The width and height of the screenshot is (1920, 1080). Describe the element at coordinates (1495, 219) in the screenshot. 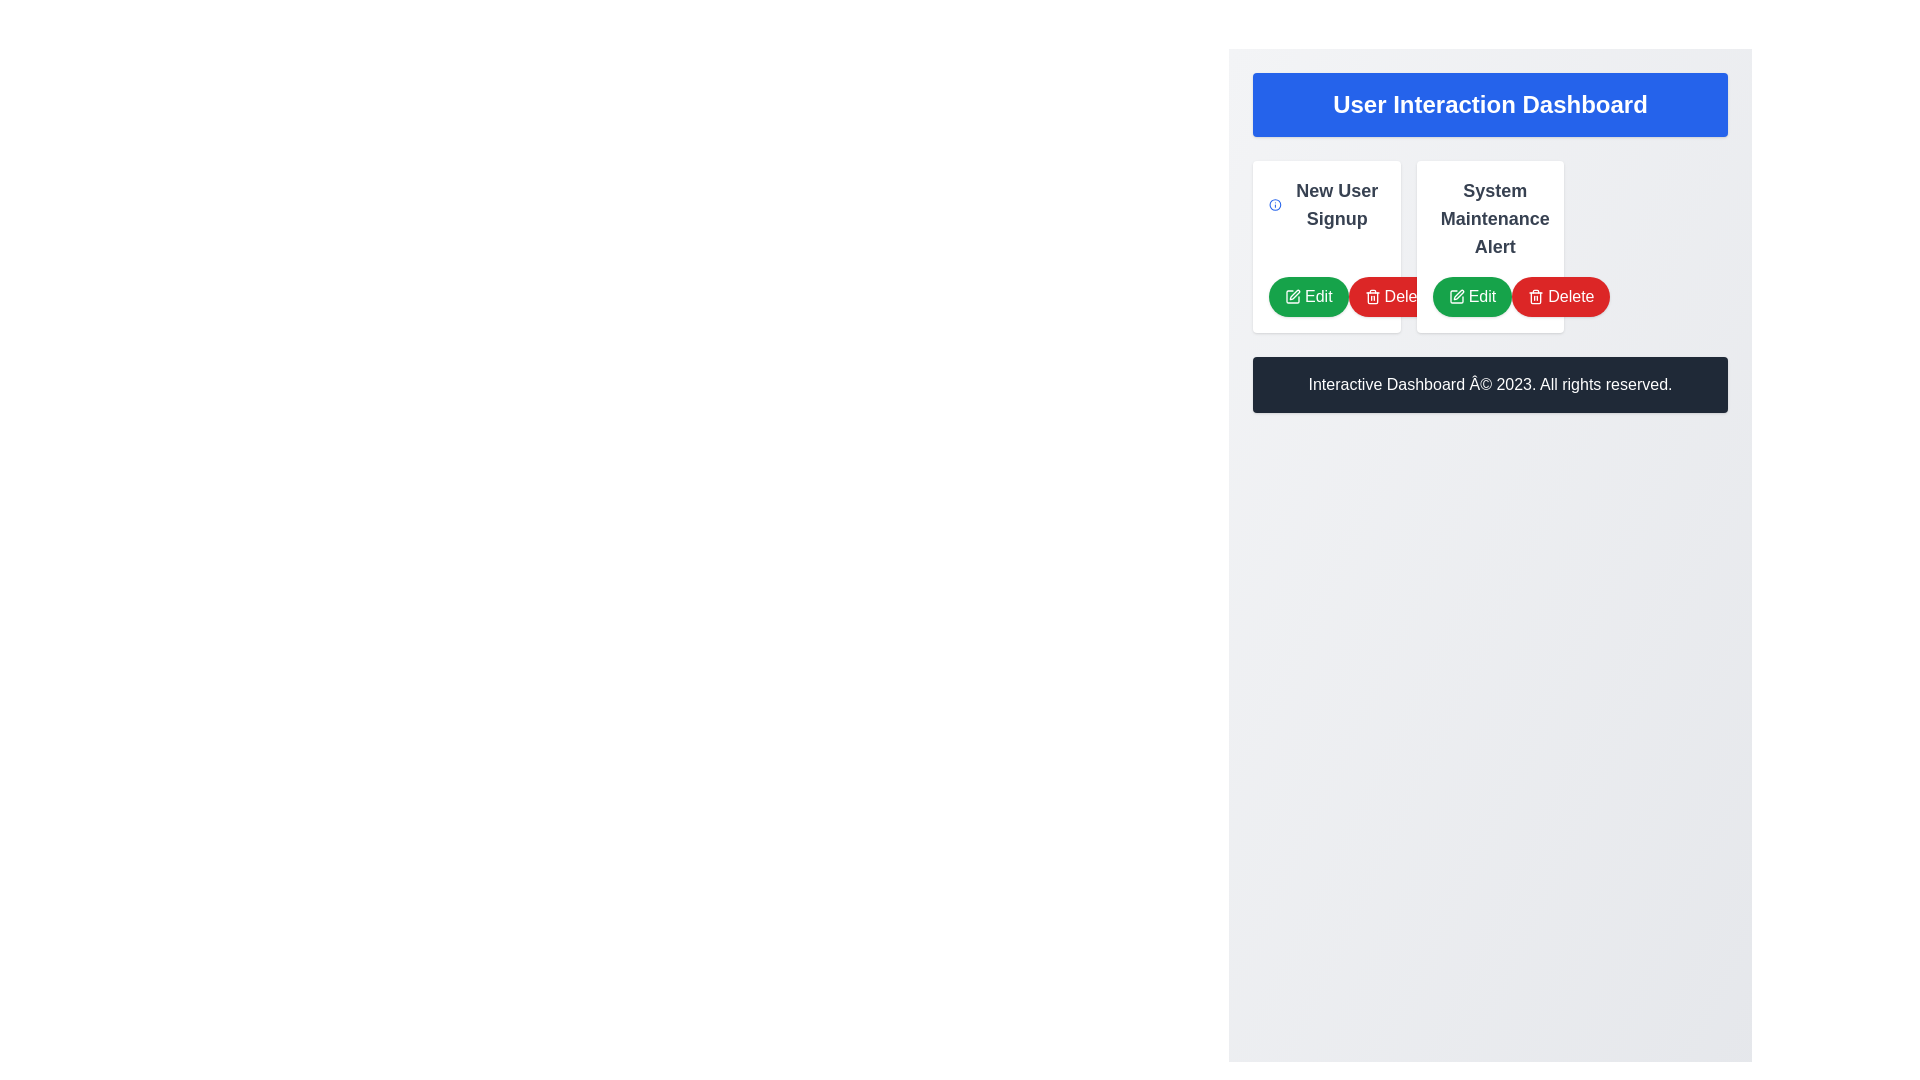

I see `the text label displaying 'System Maintenance Alert', which is located in the second card from the left on the right side of the dashboard, beneath the 'User Interaction Dashboard' header` at that location.